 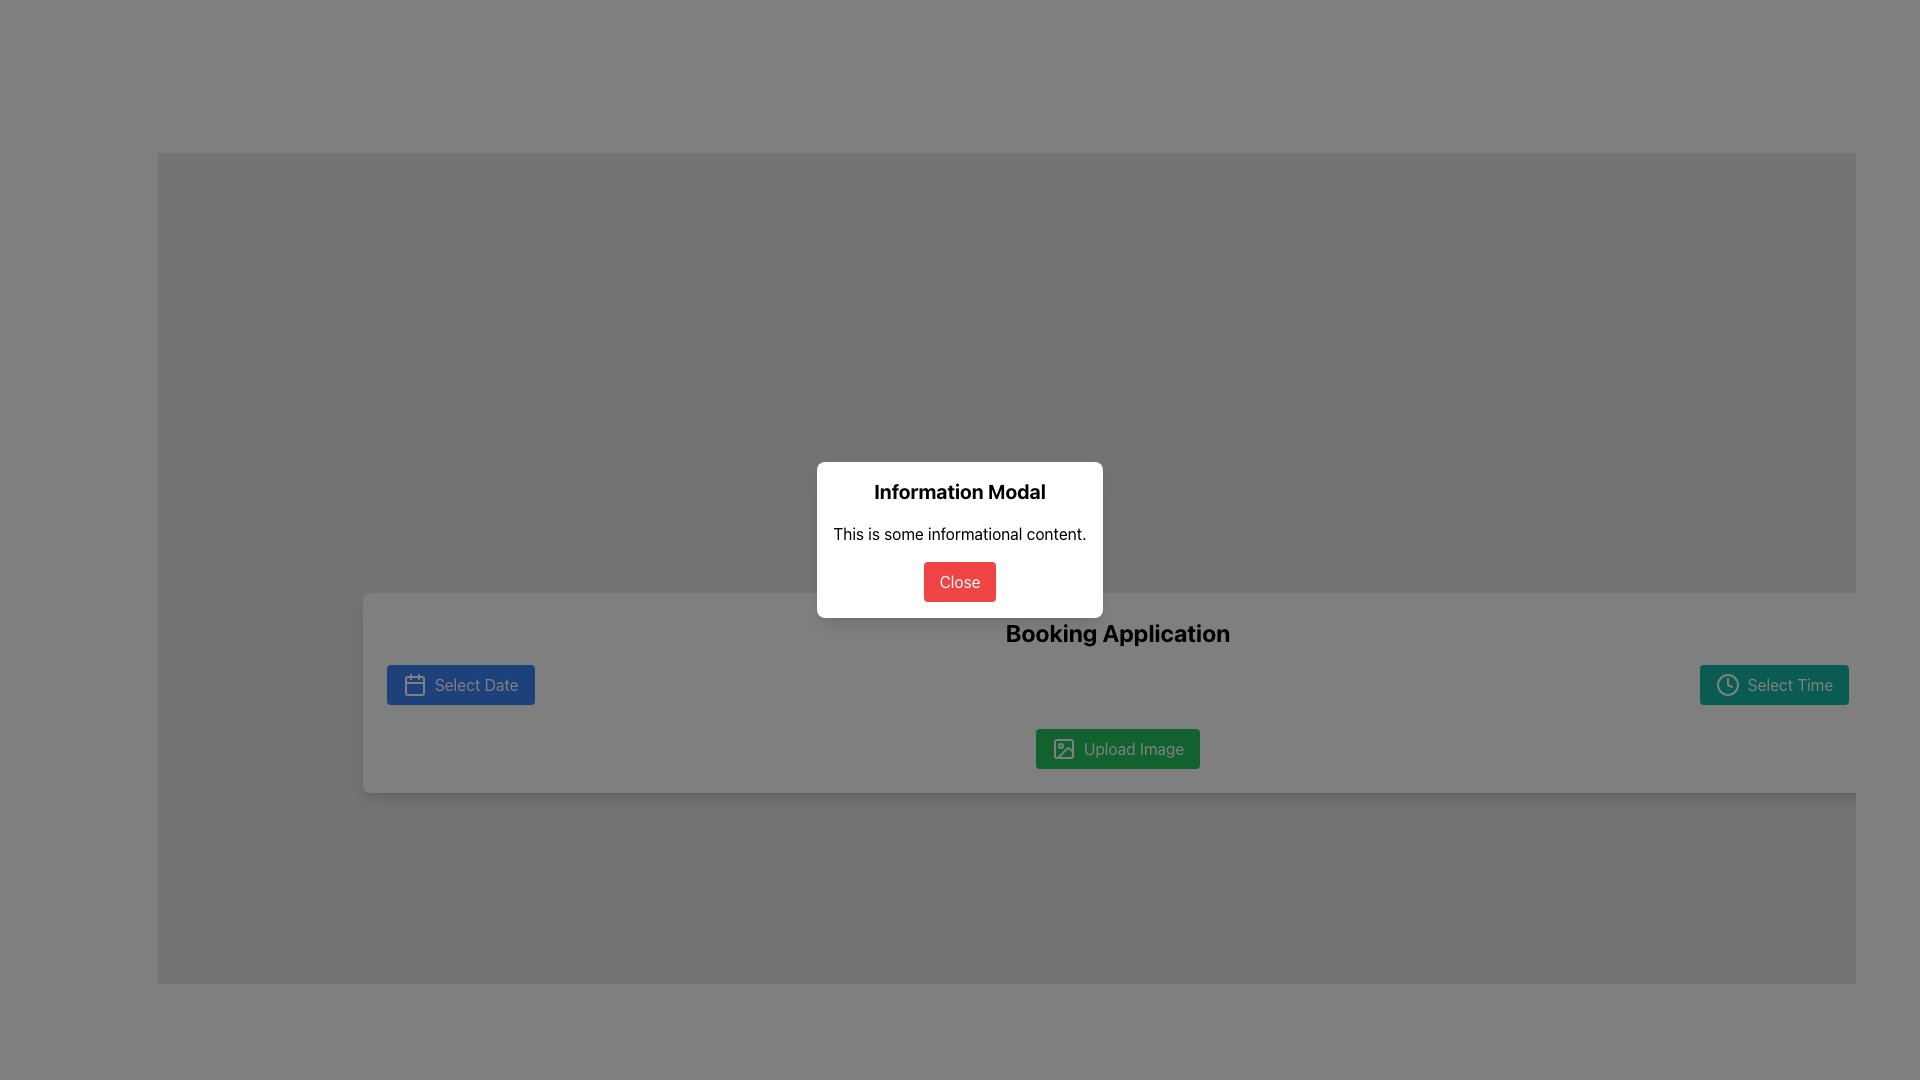 I want to click on the 'Select Date' button with a blue background and white text to trigger the color change effect, so click(x=459, y=684).